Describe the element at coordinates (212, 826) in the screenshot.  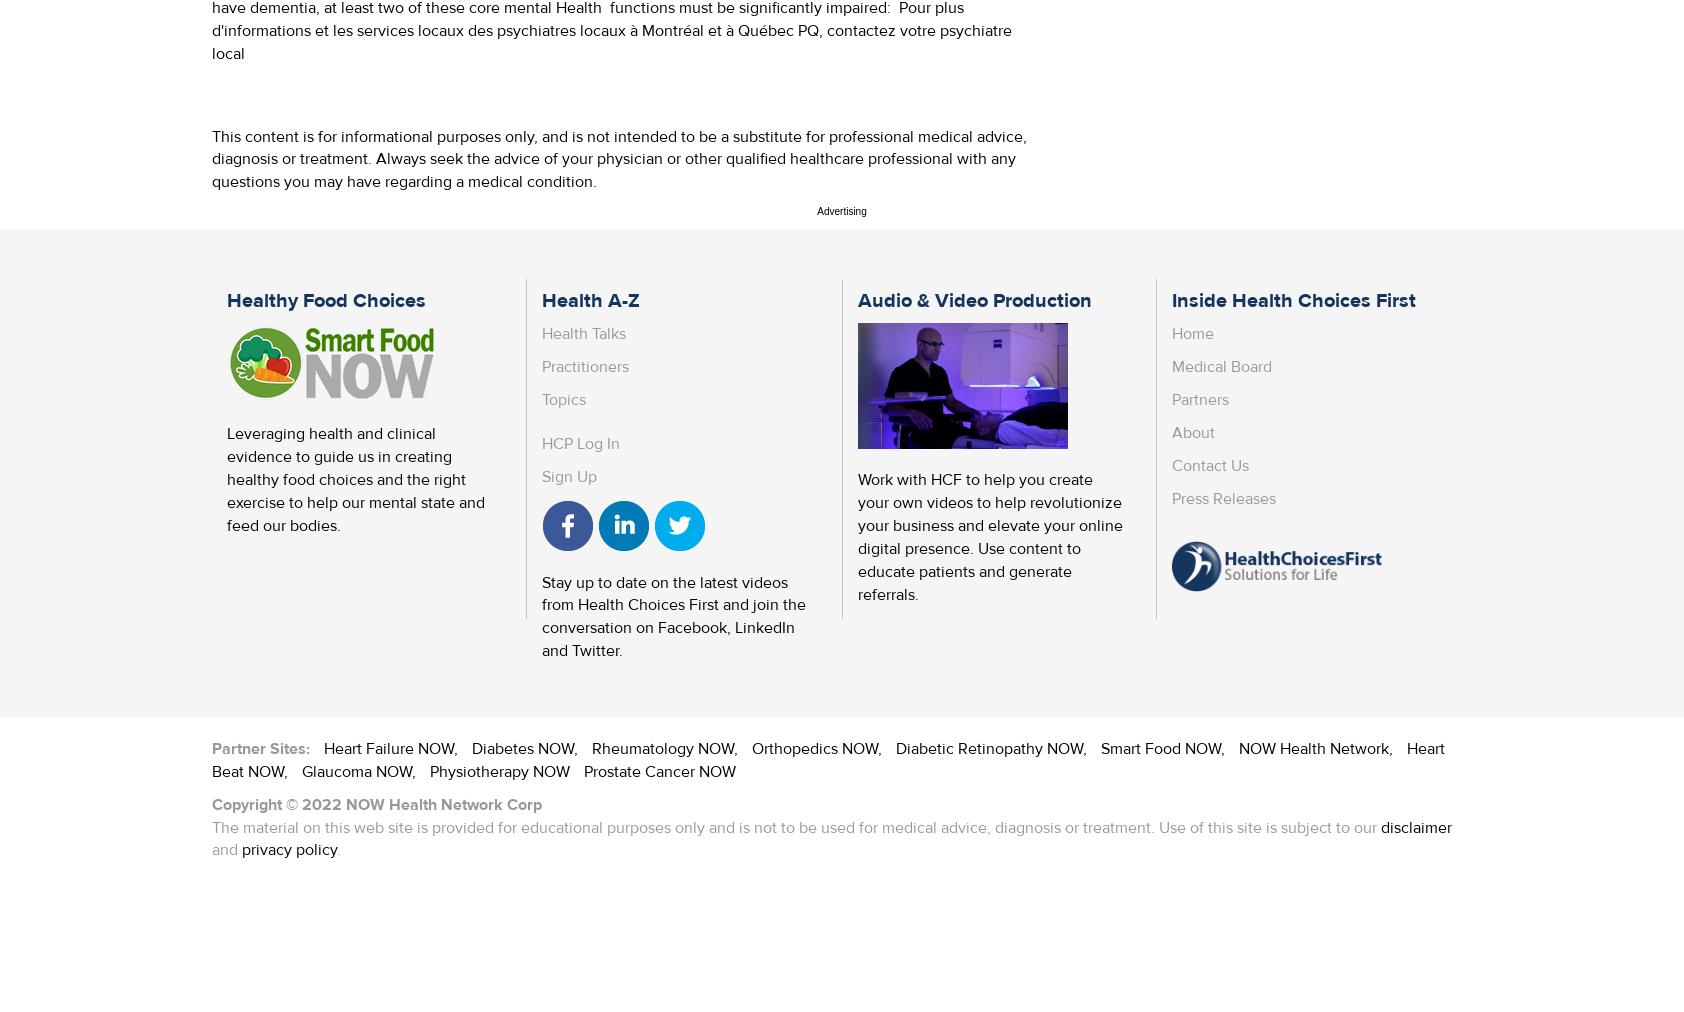
I see `'The material on this web site is provided for educational purposes only and is not to be used for medical advice, diagnosis or treatment.
          Use of this site is subject to our'` at that location.